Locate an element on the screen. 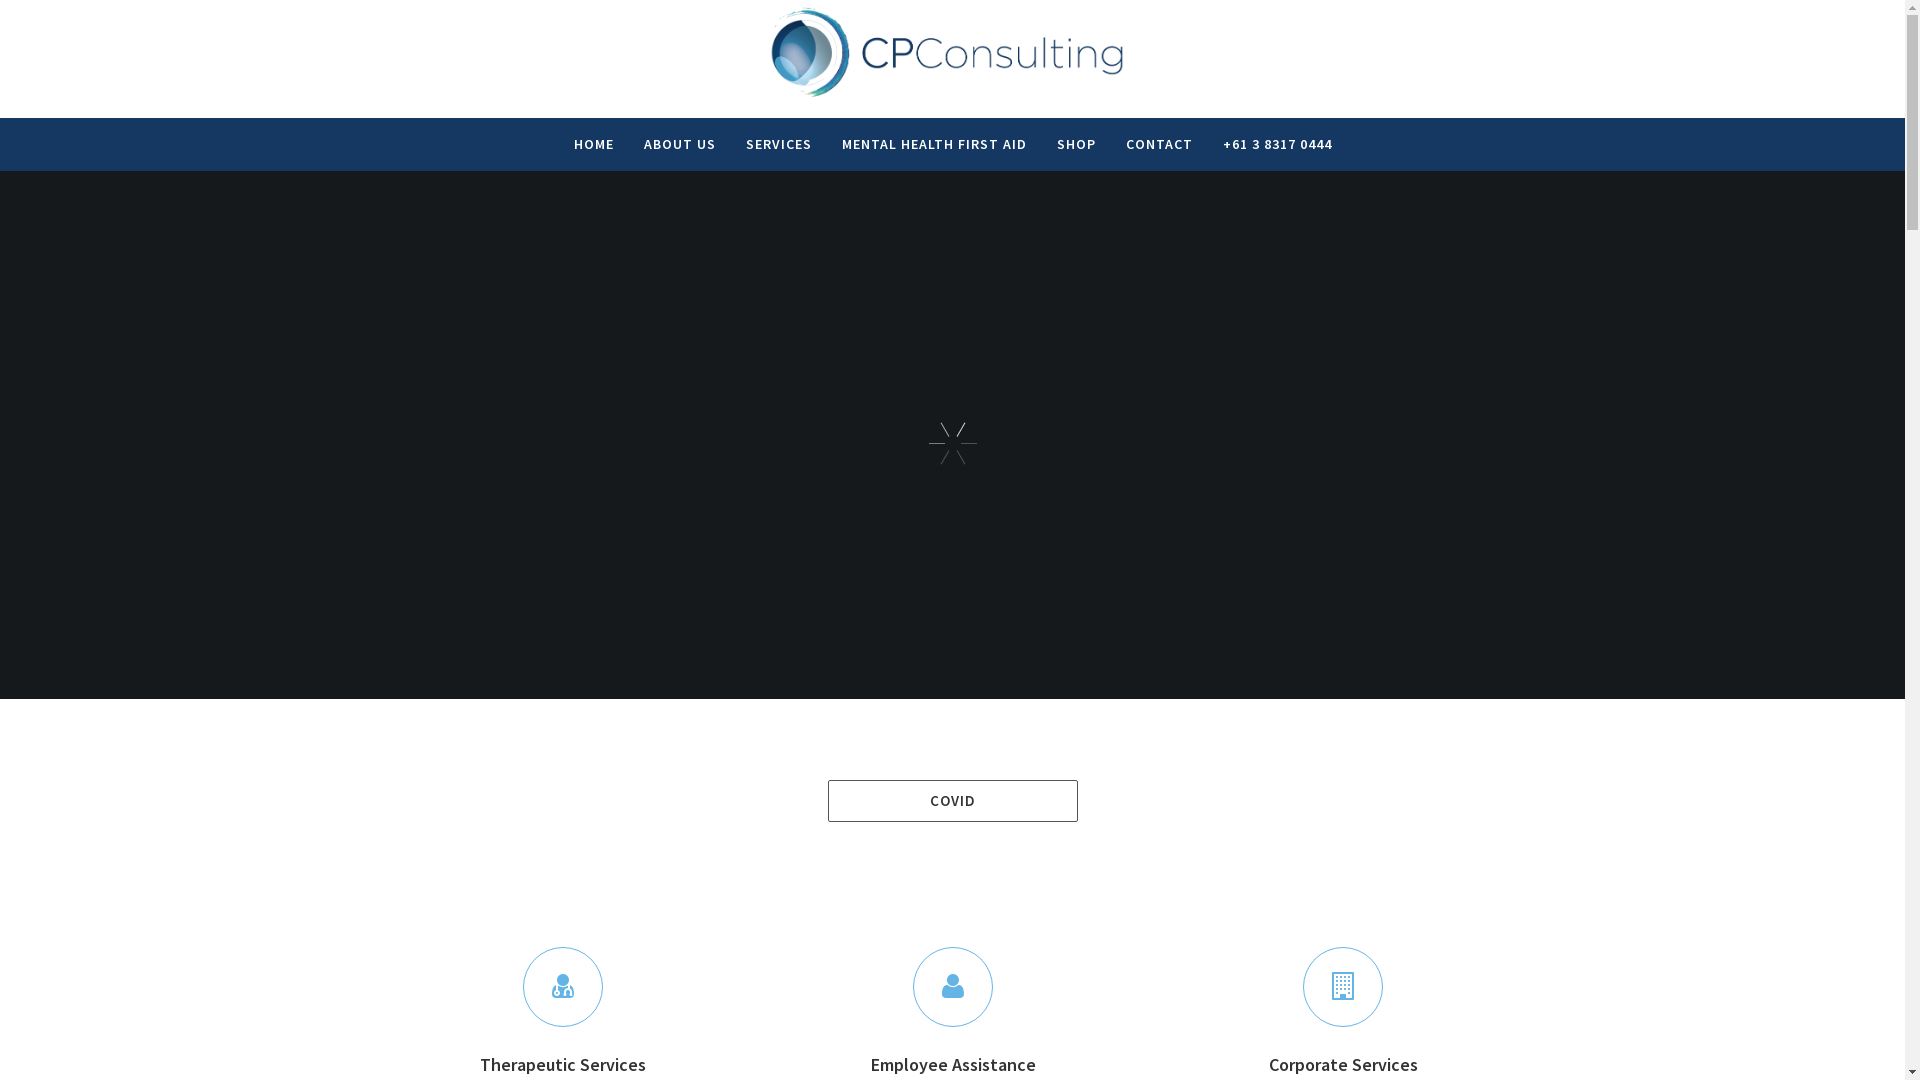 This screenshot has width=1920, height=1080. 'CONTACT' is located at coordinates (1158, 144).